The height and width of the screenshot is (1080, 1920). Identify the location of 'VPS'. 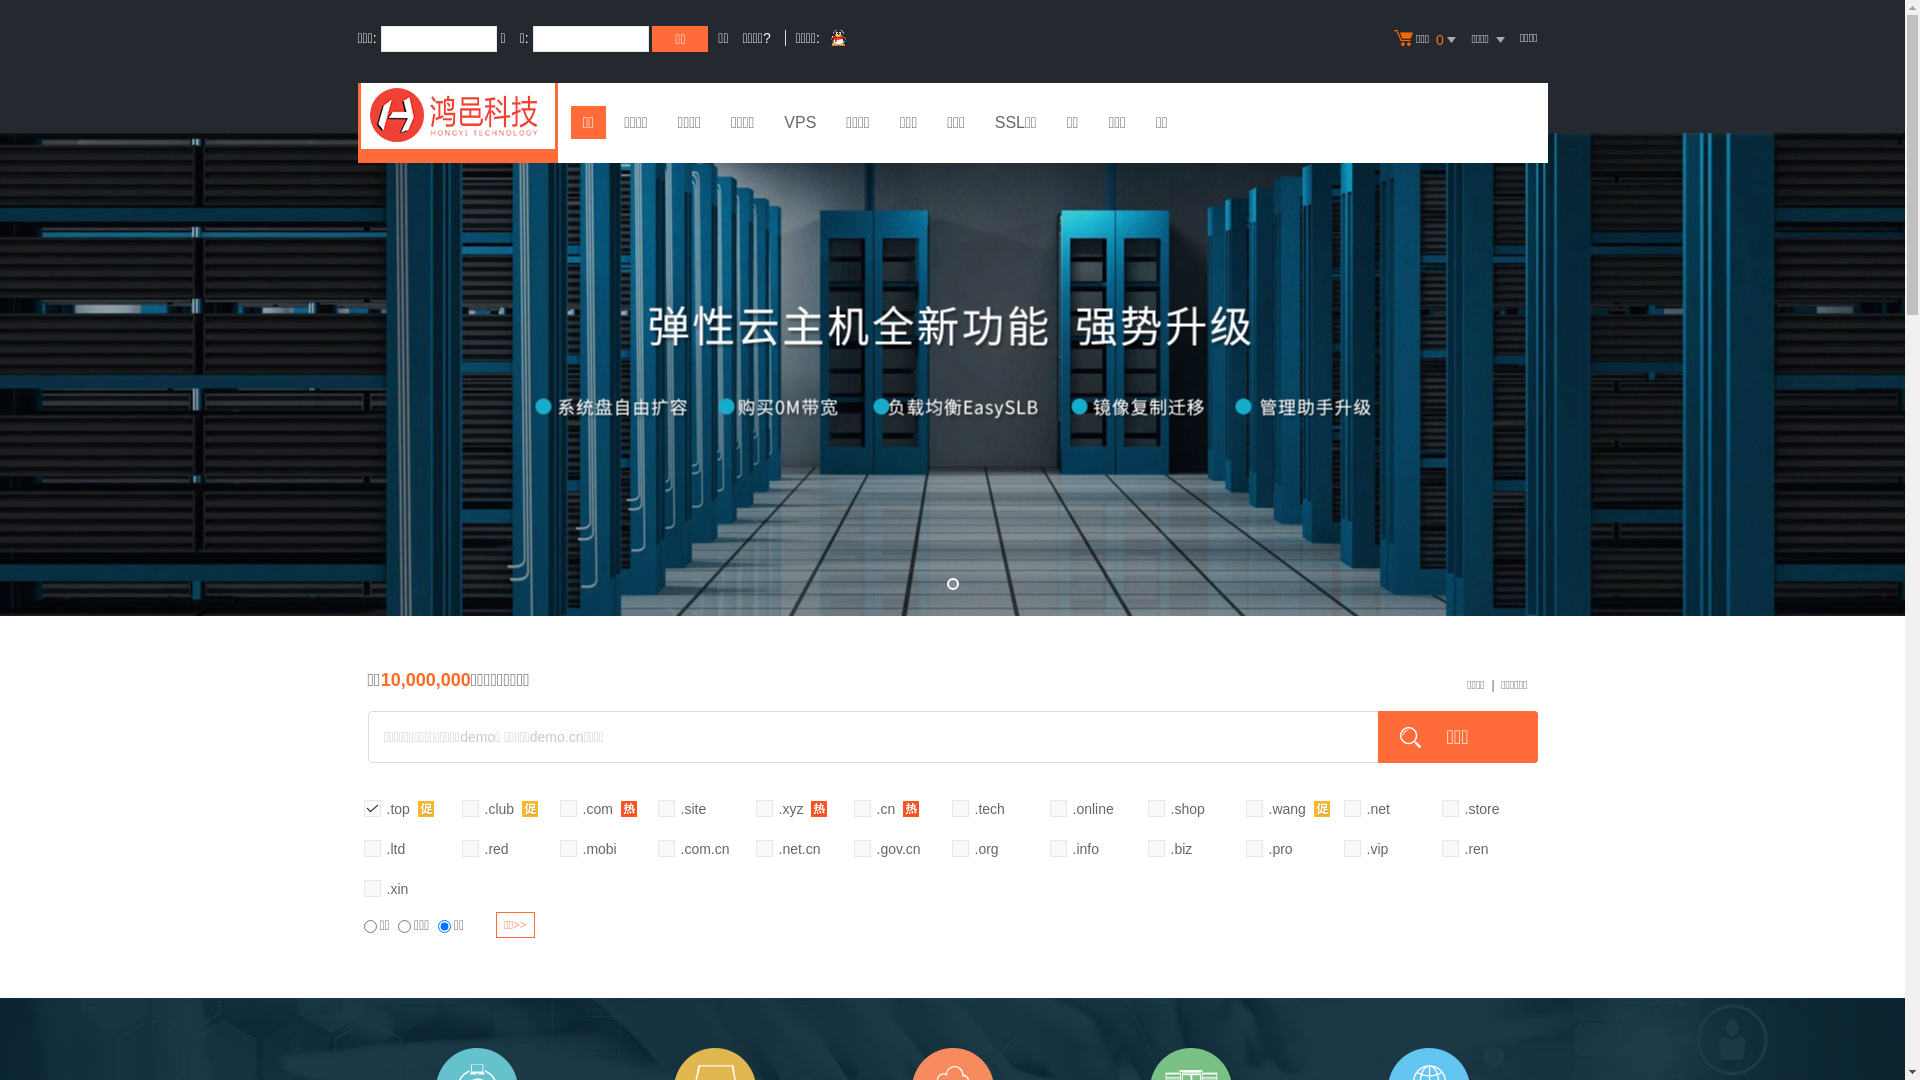
(800, 124).